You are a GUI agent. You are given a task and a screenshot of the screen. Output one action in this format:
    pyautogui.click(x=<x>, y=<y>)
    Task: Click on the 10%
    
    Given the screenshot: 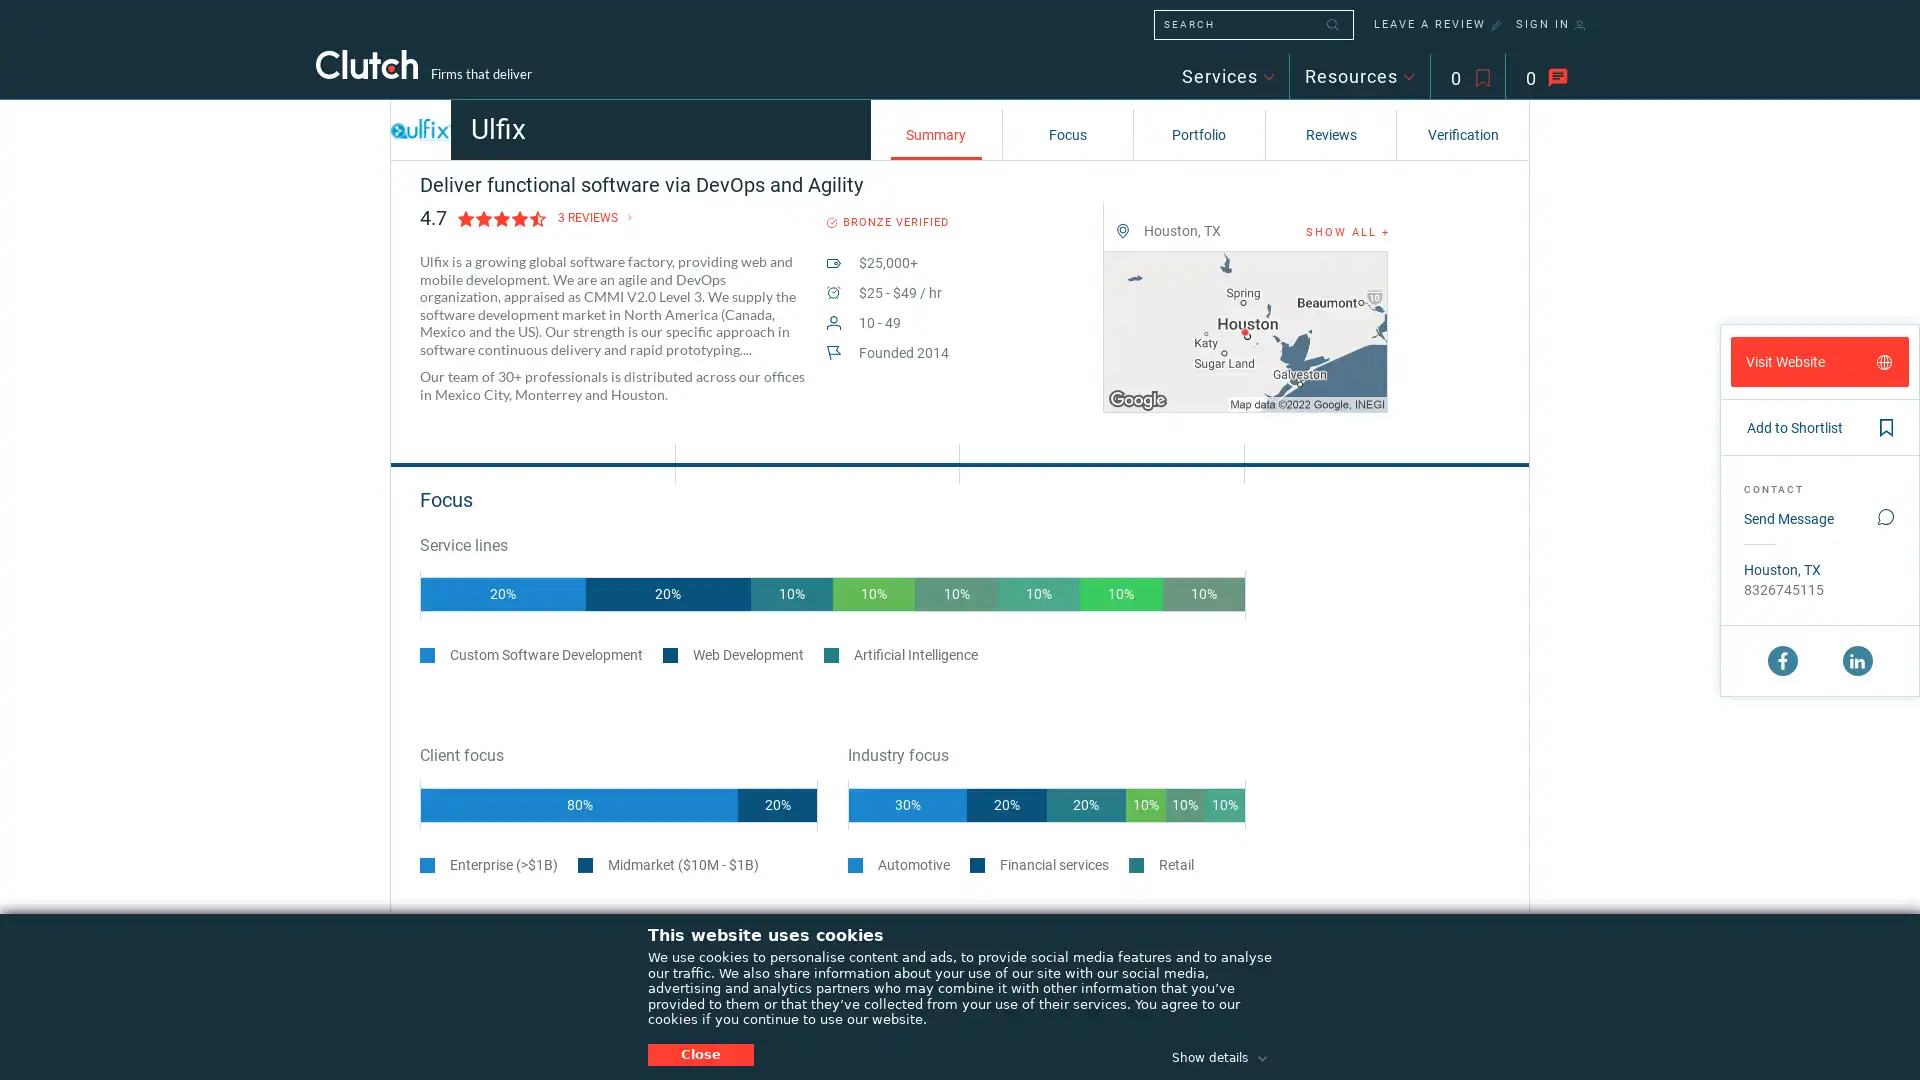 What is the action you would take?
    pyautogui.click(x=790, y=593)
    